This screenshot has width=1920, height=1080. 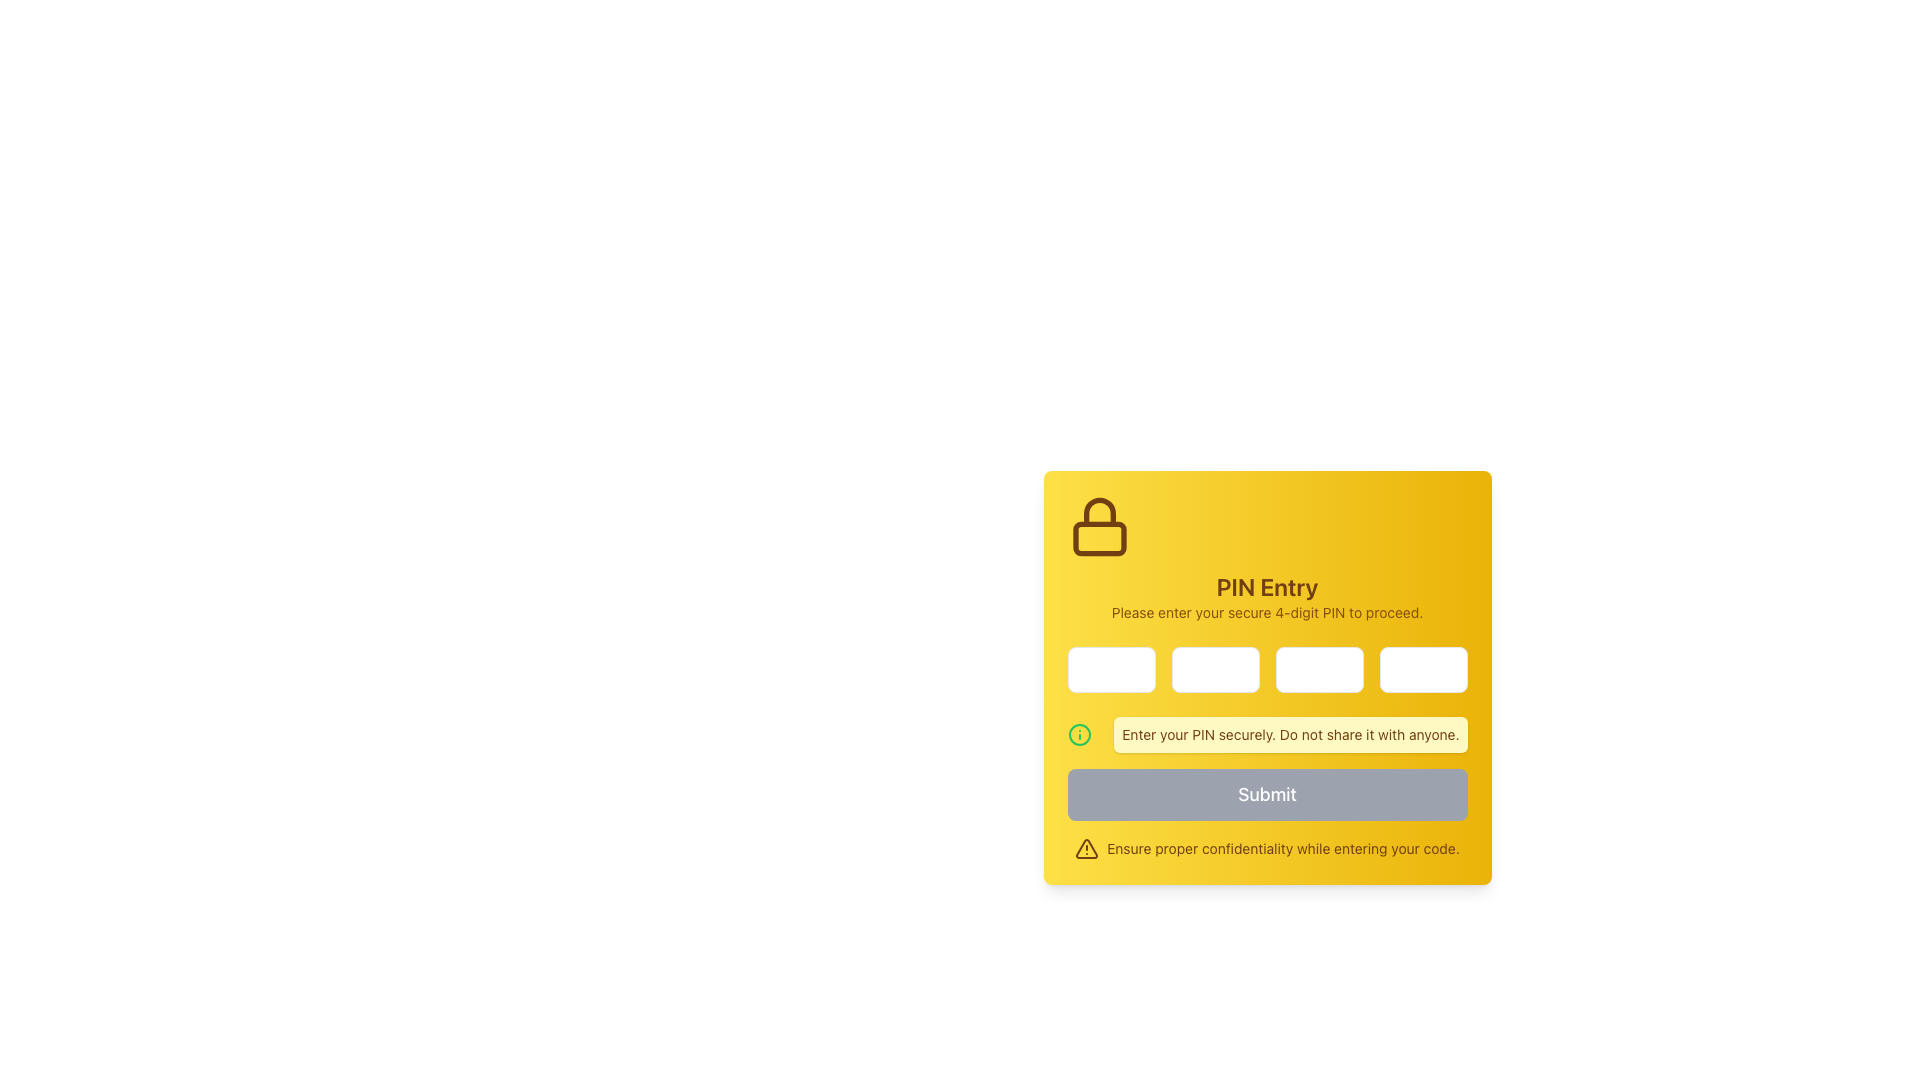 What do you see at coordinates (1266, 735) in the screenshot?
I see `the static informational notification box that displays the message 'Enter your PIN securely. Do not share it with anyone.'` at bounding box center [1266, 735].